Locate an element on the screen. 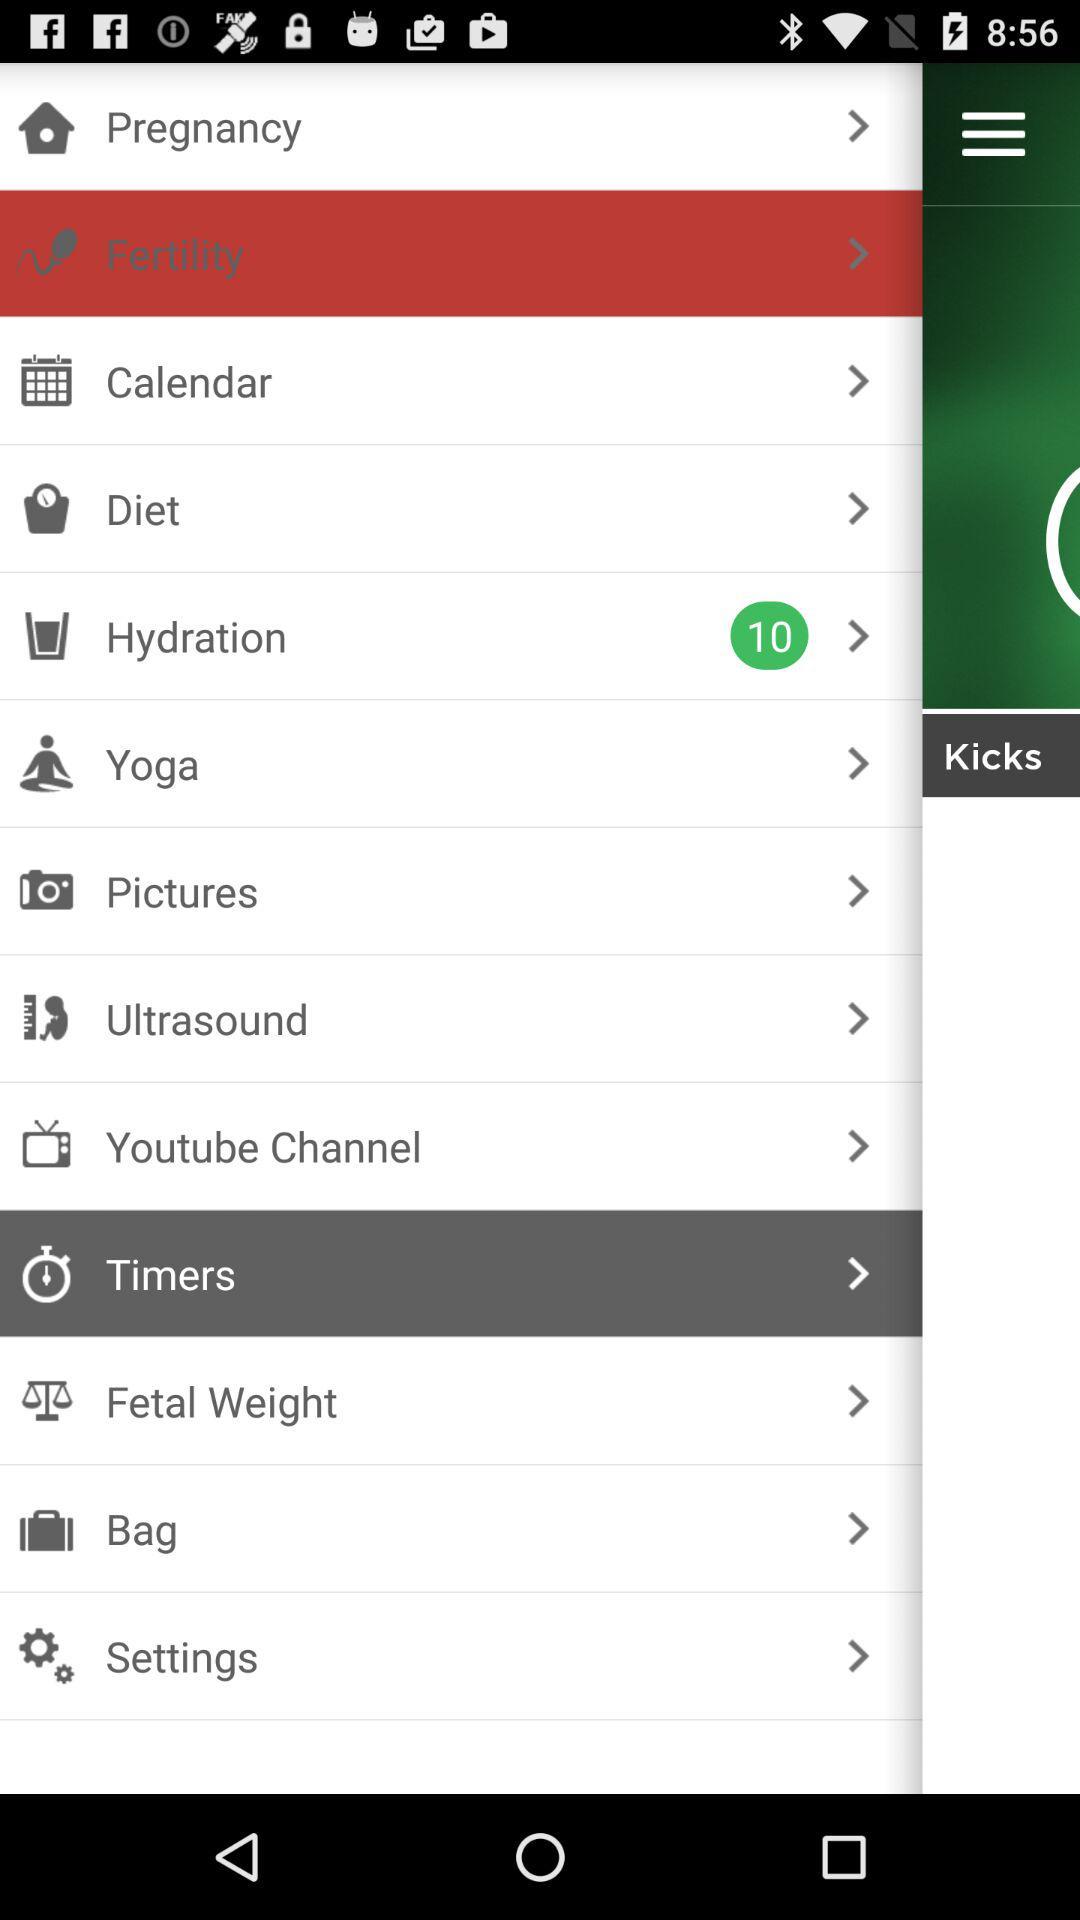 The height and width of the screenshot is (1920, 1080). checkbox above bag item is located at coordinates (457, 1400).